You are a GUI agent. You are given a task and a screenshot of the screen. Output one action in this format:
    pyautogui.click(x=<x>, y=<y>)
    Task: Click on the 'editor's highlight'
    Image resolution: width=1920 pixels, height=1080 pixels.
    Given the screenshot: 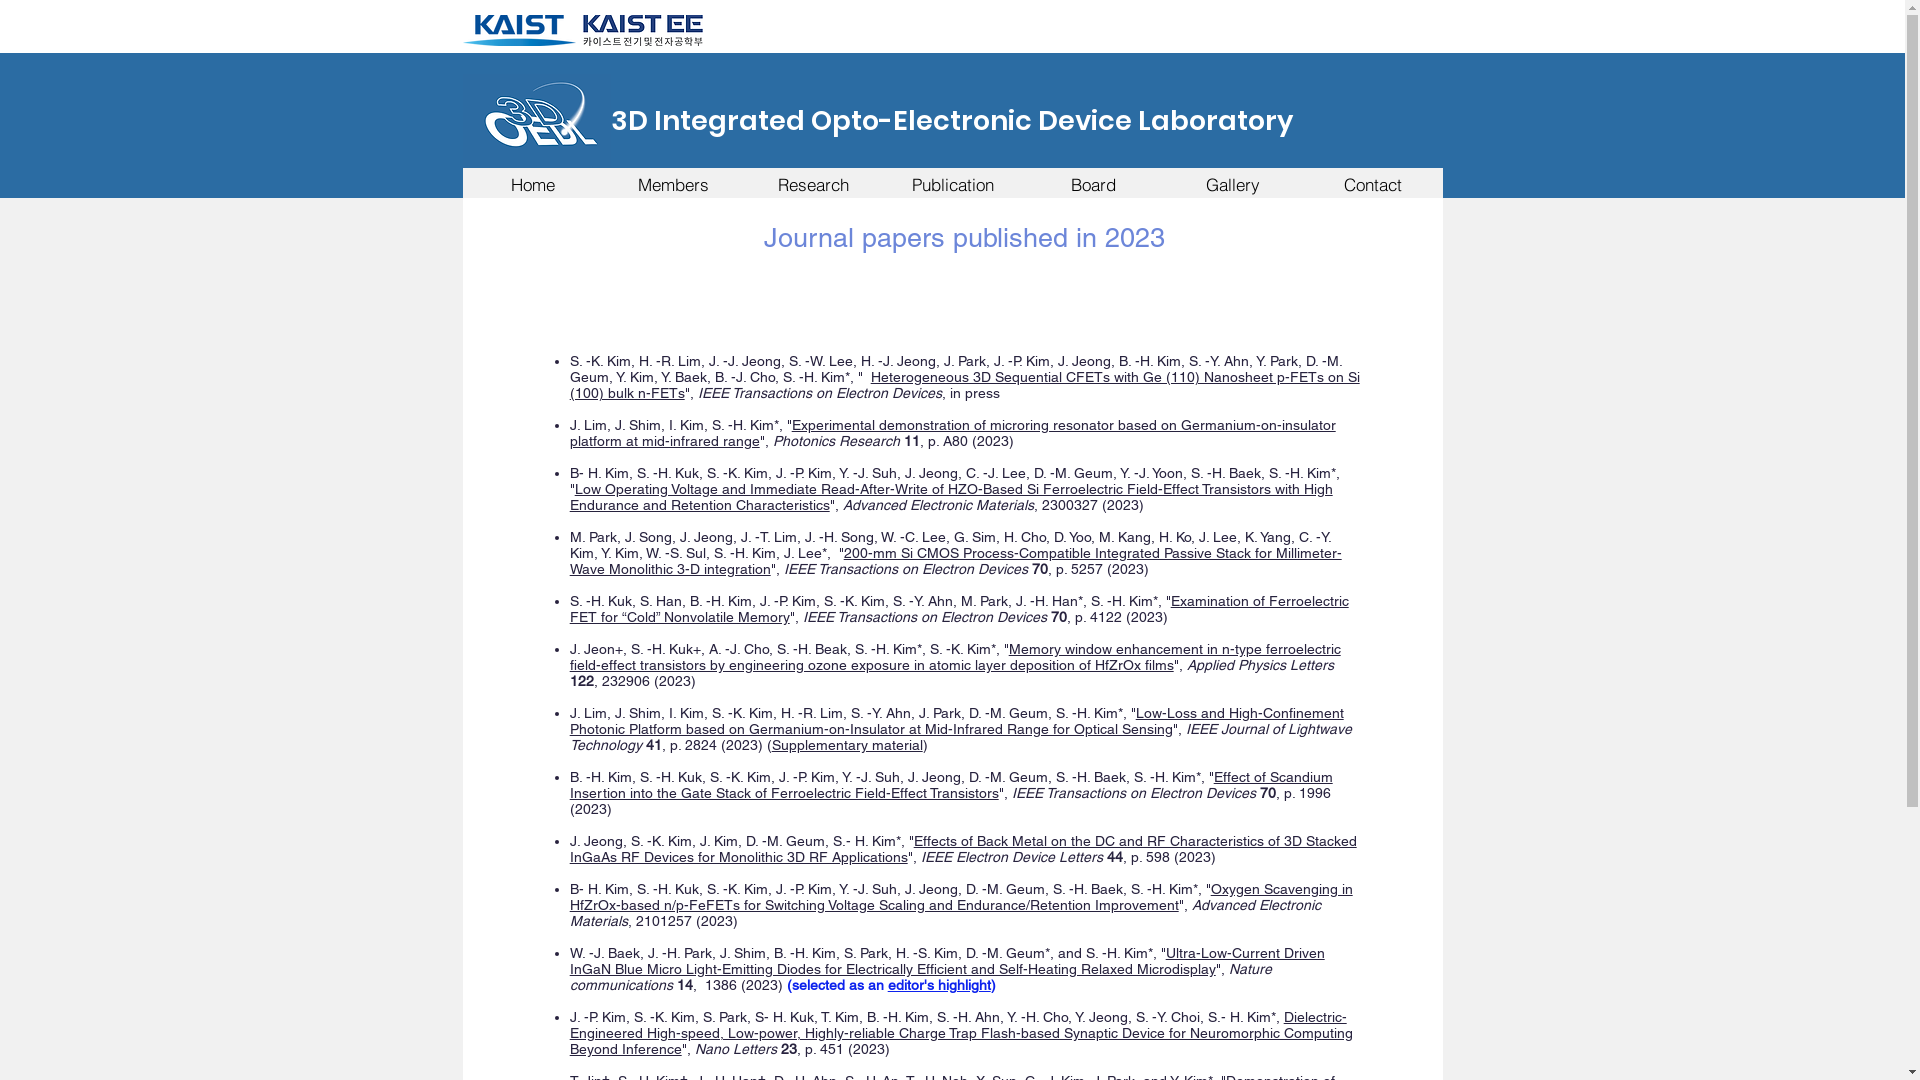 What is the action you would take?
    pyautogui.click(x=938, y=983)
    